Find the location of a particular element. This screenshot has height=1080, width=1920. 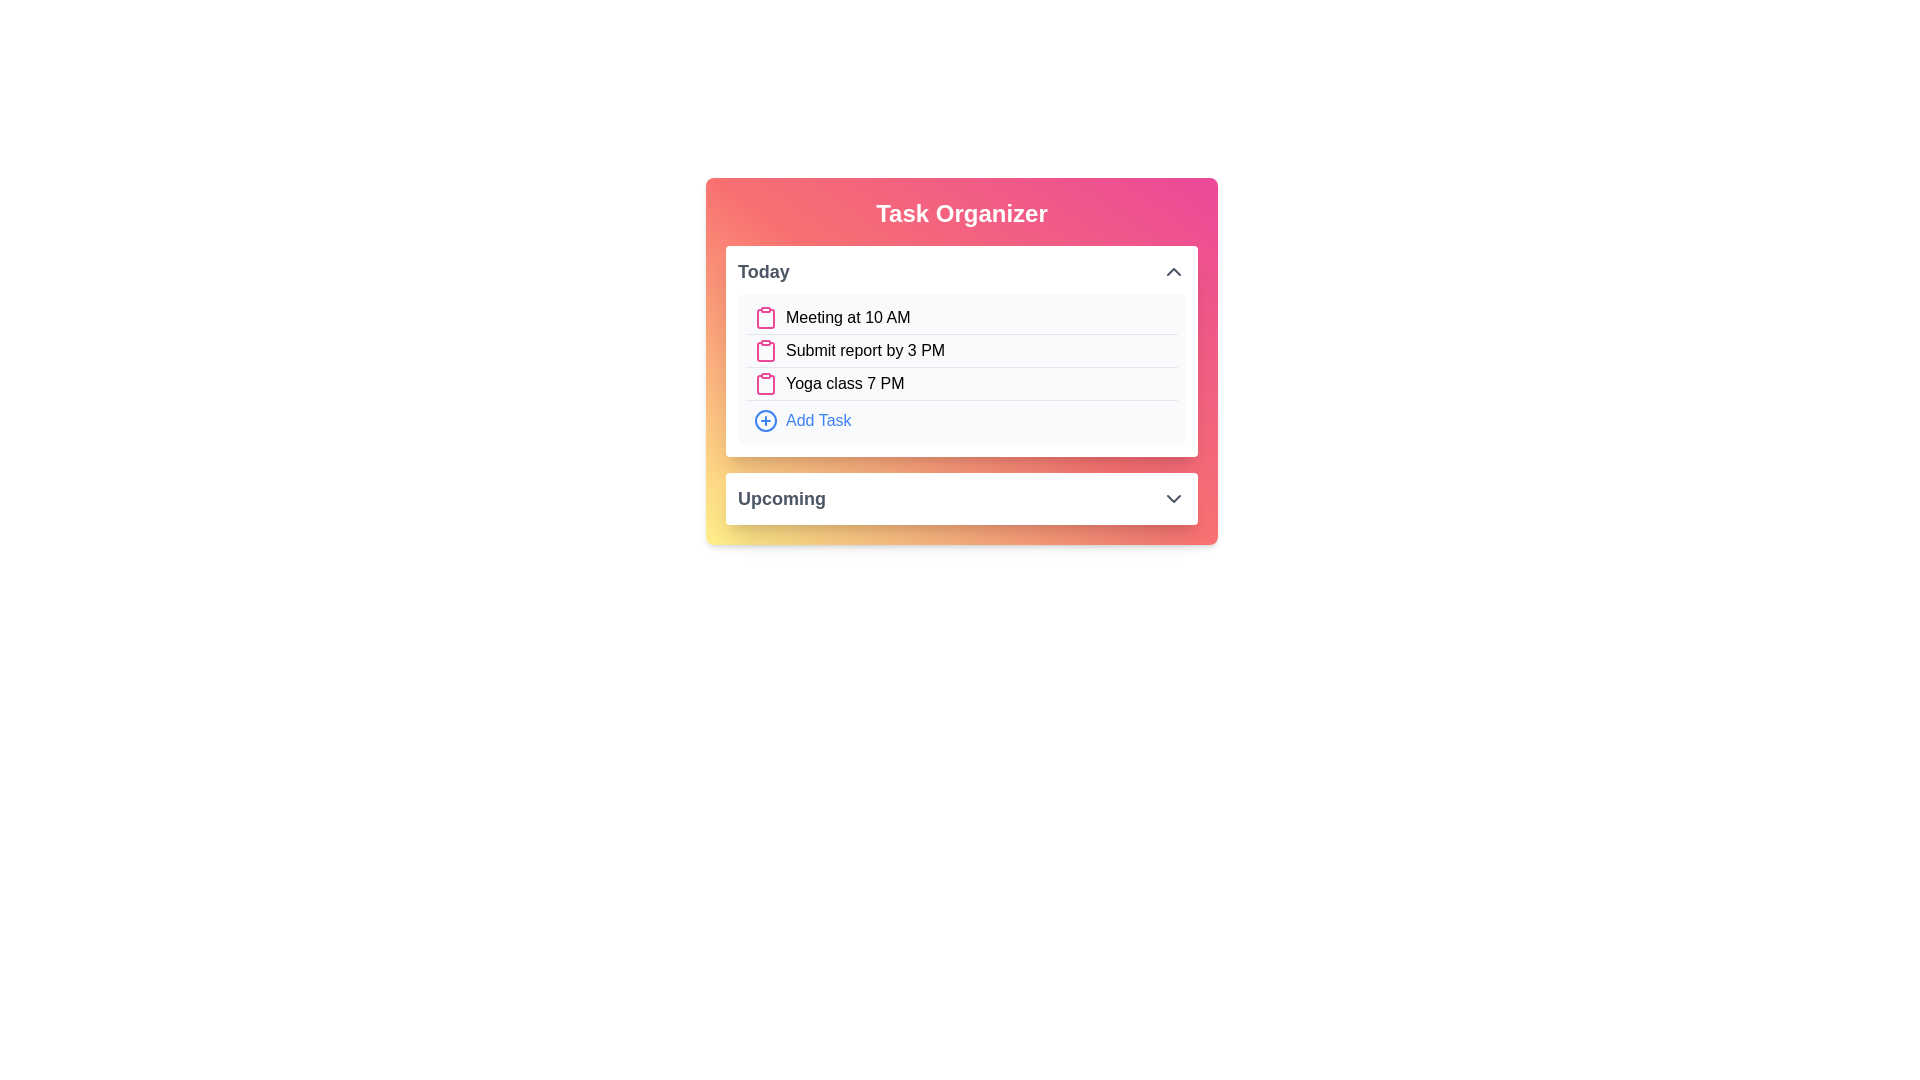

to select the scheduled task labeled 'Yoga class 7 PM', which is the third item in the vertical list under the 'Today' section of the task organizer is located at coordinates (961, 384).